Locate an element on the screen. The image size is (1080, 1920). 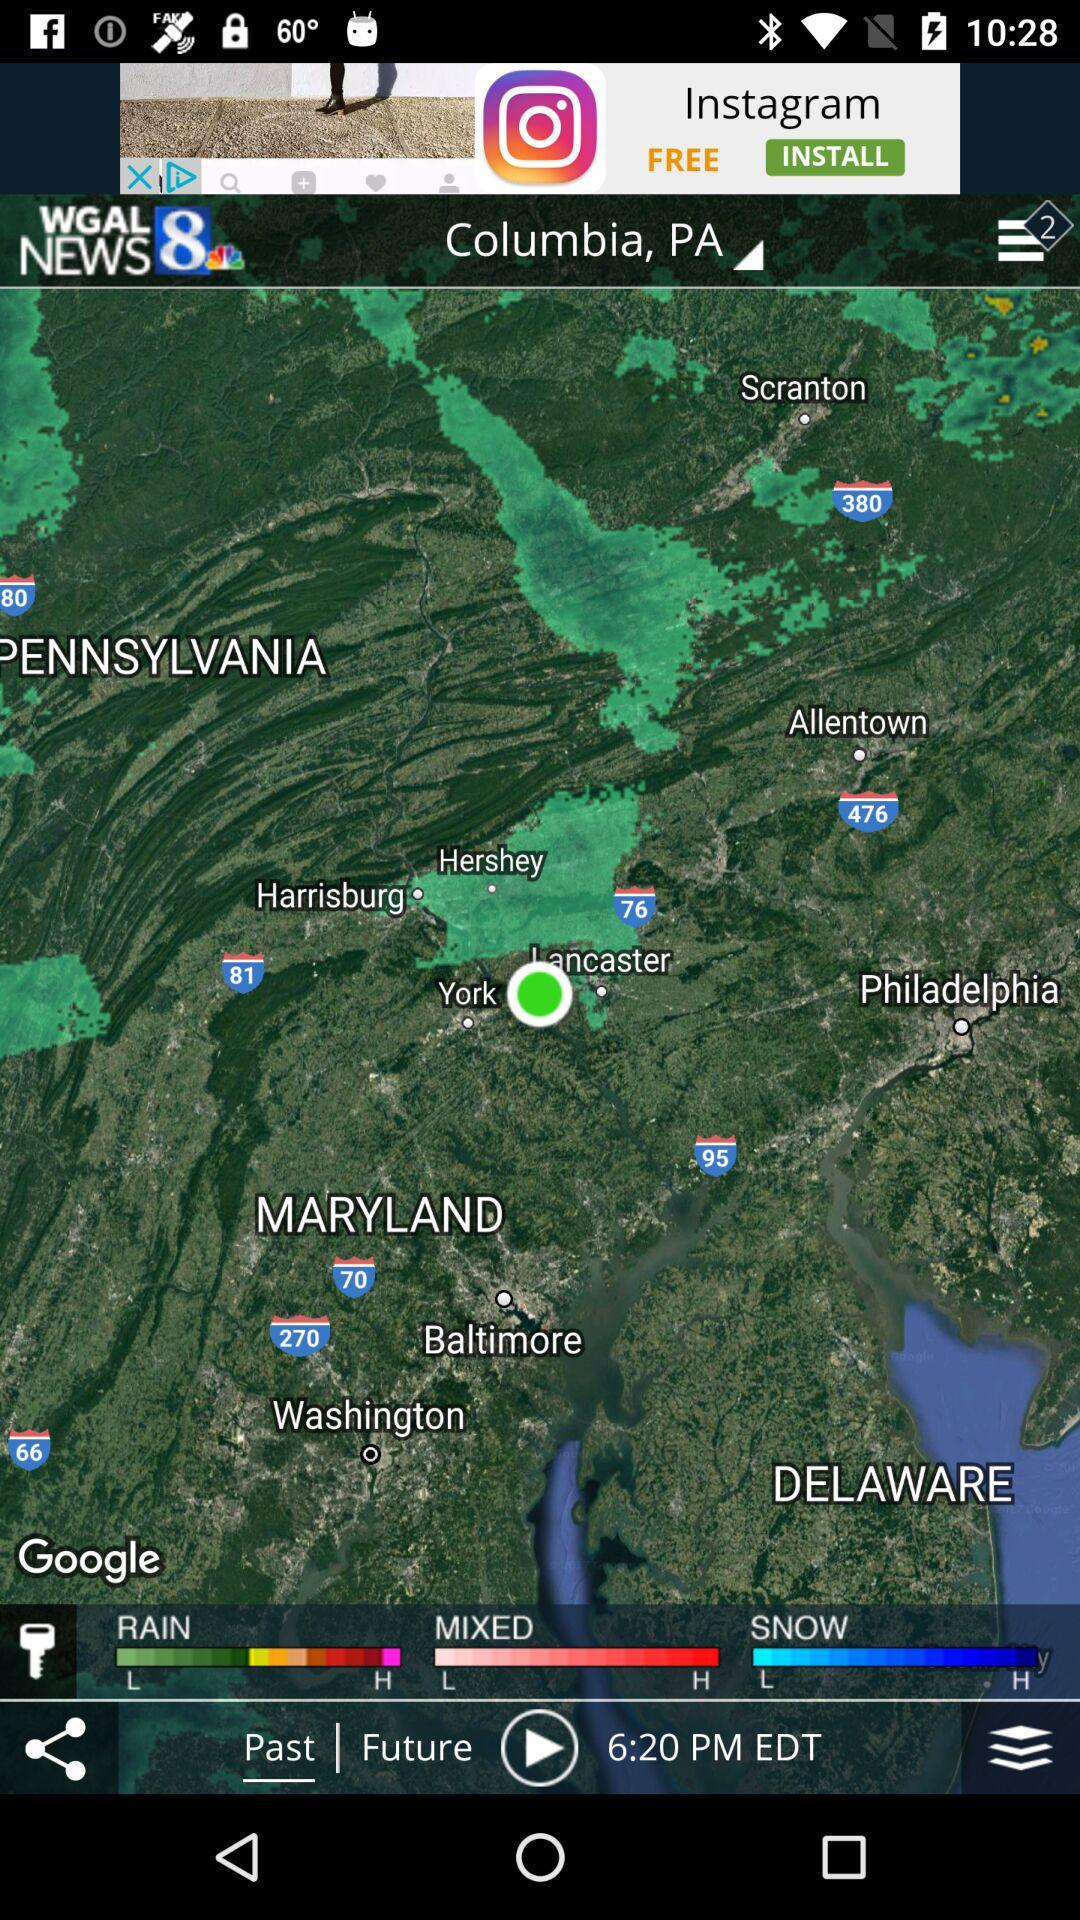
icon next to 6 20 pm is located at coordinates (1020, 1746).